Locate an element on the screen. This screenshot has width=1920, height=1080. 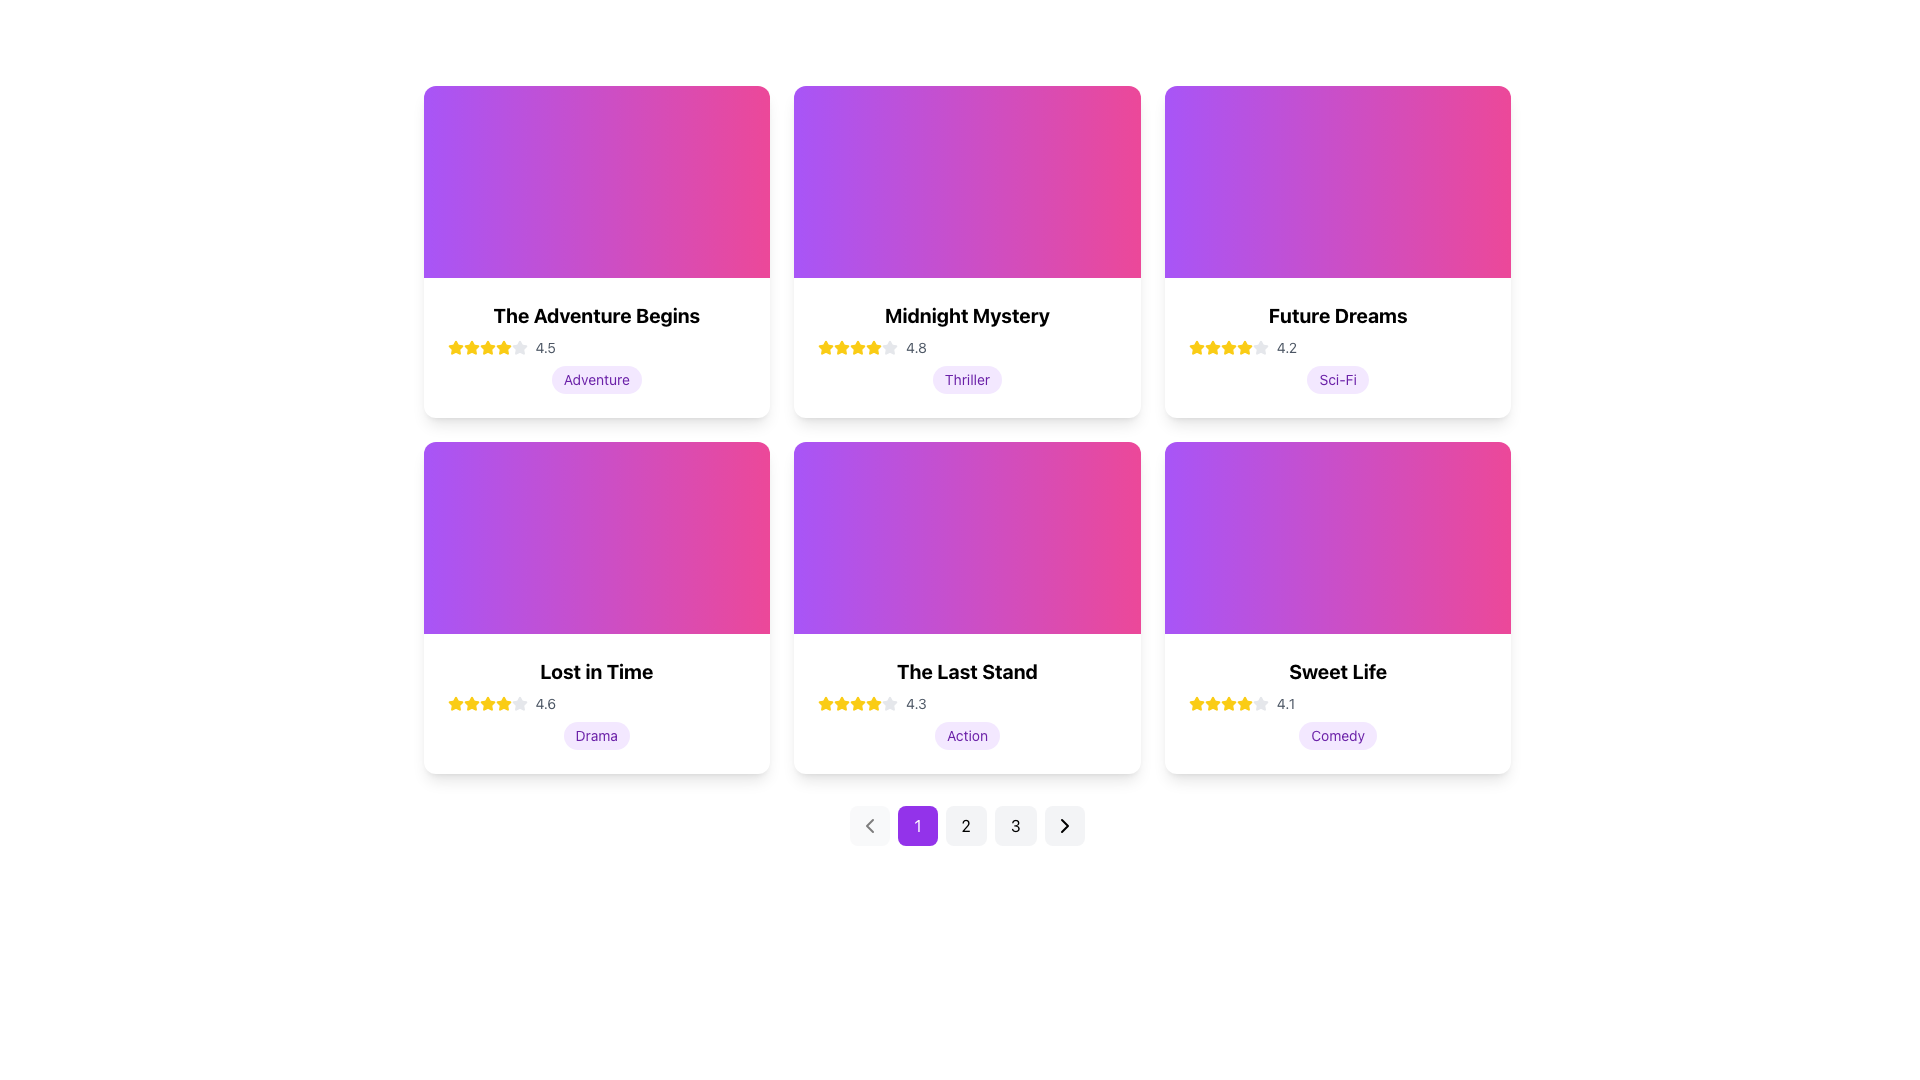
the third star icon representing a 4.3-star rating for the item titled 'The Last Stand' is located at coordinates (842, 703).